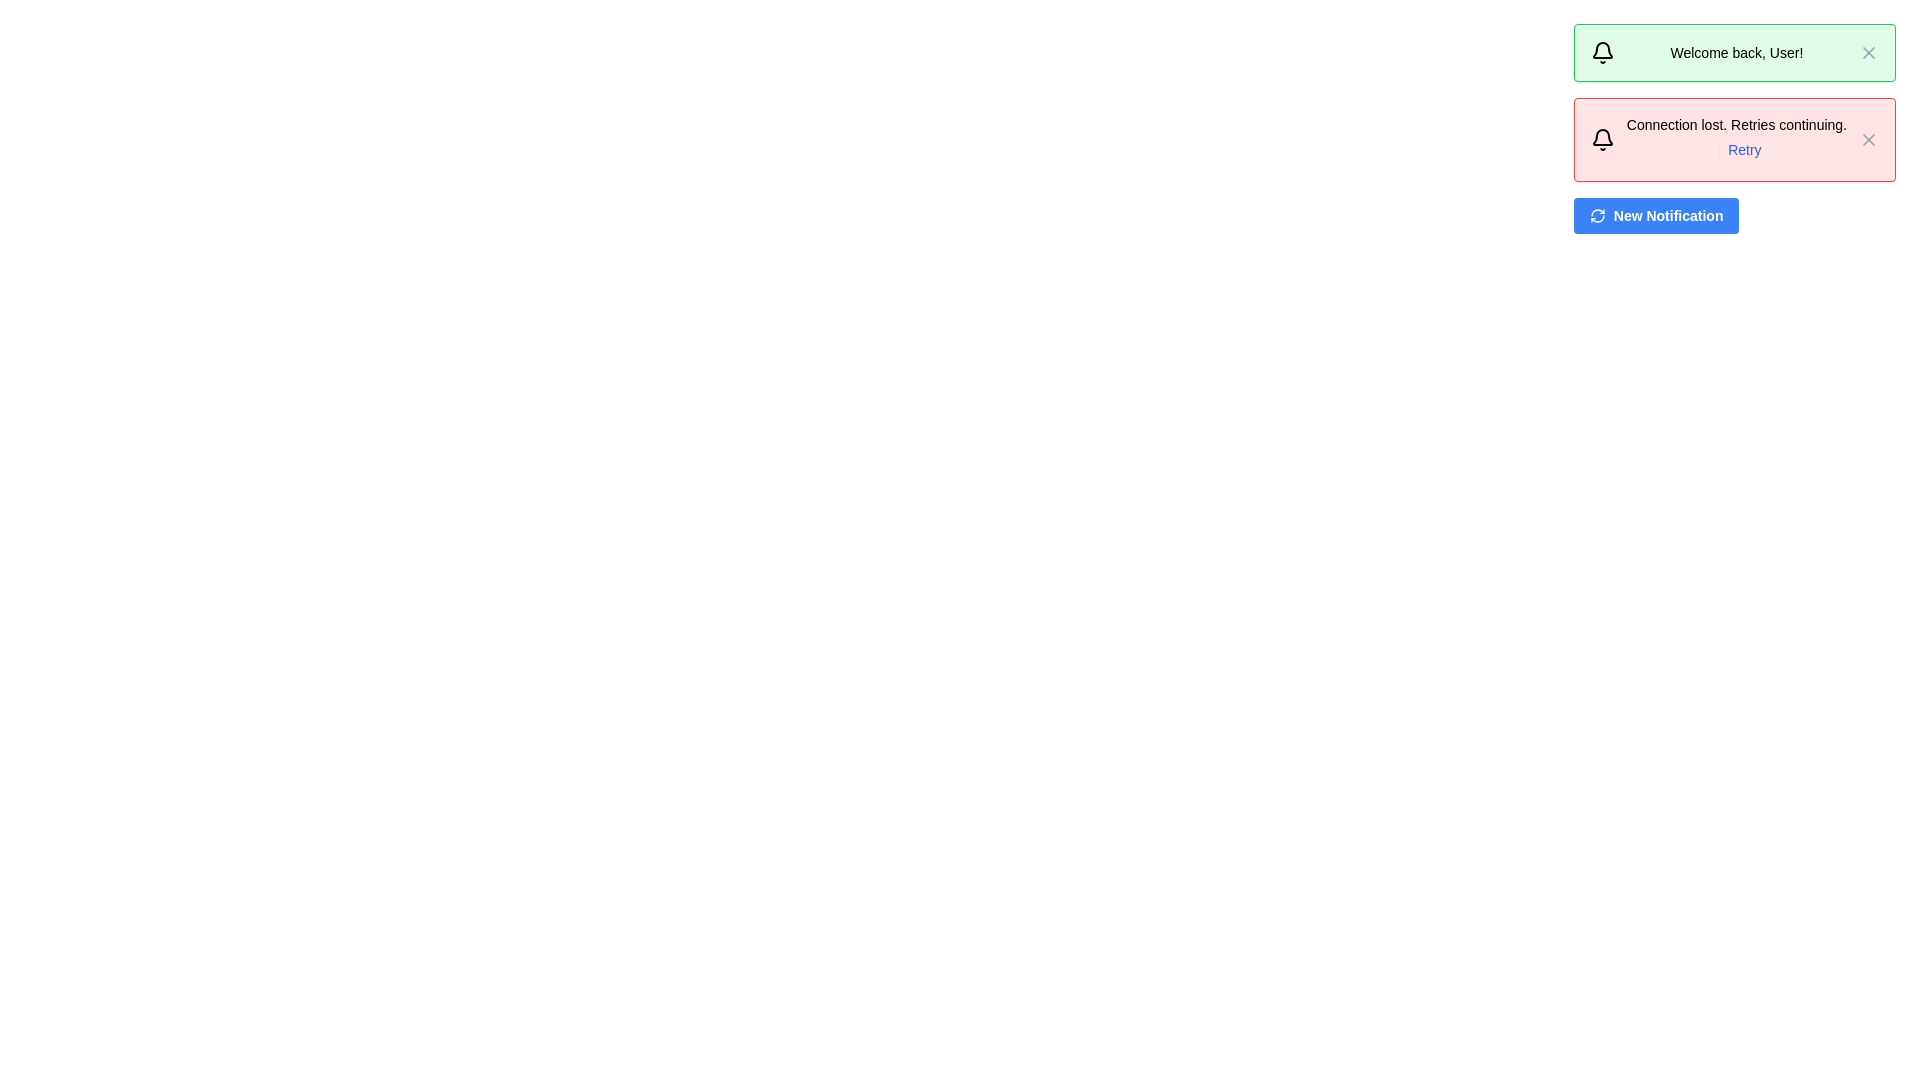  What do you see at coordinates (1735, 138) in the screenshot?
I see `the 'Retry' button in the notification that displays 'Connection lost. Retries continuing.'` at bounding box center [1735, 138].